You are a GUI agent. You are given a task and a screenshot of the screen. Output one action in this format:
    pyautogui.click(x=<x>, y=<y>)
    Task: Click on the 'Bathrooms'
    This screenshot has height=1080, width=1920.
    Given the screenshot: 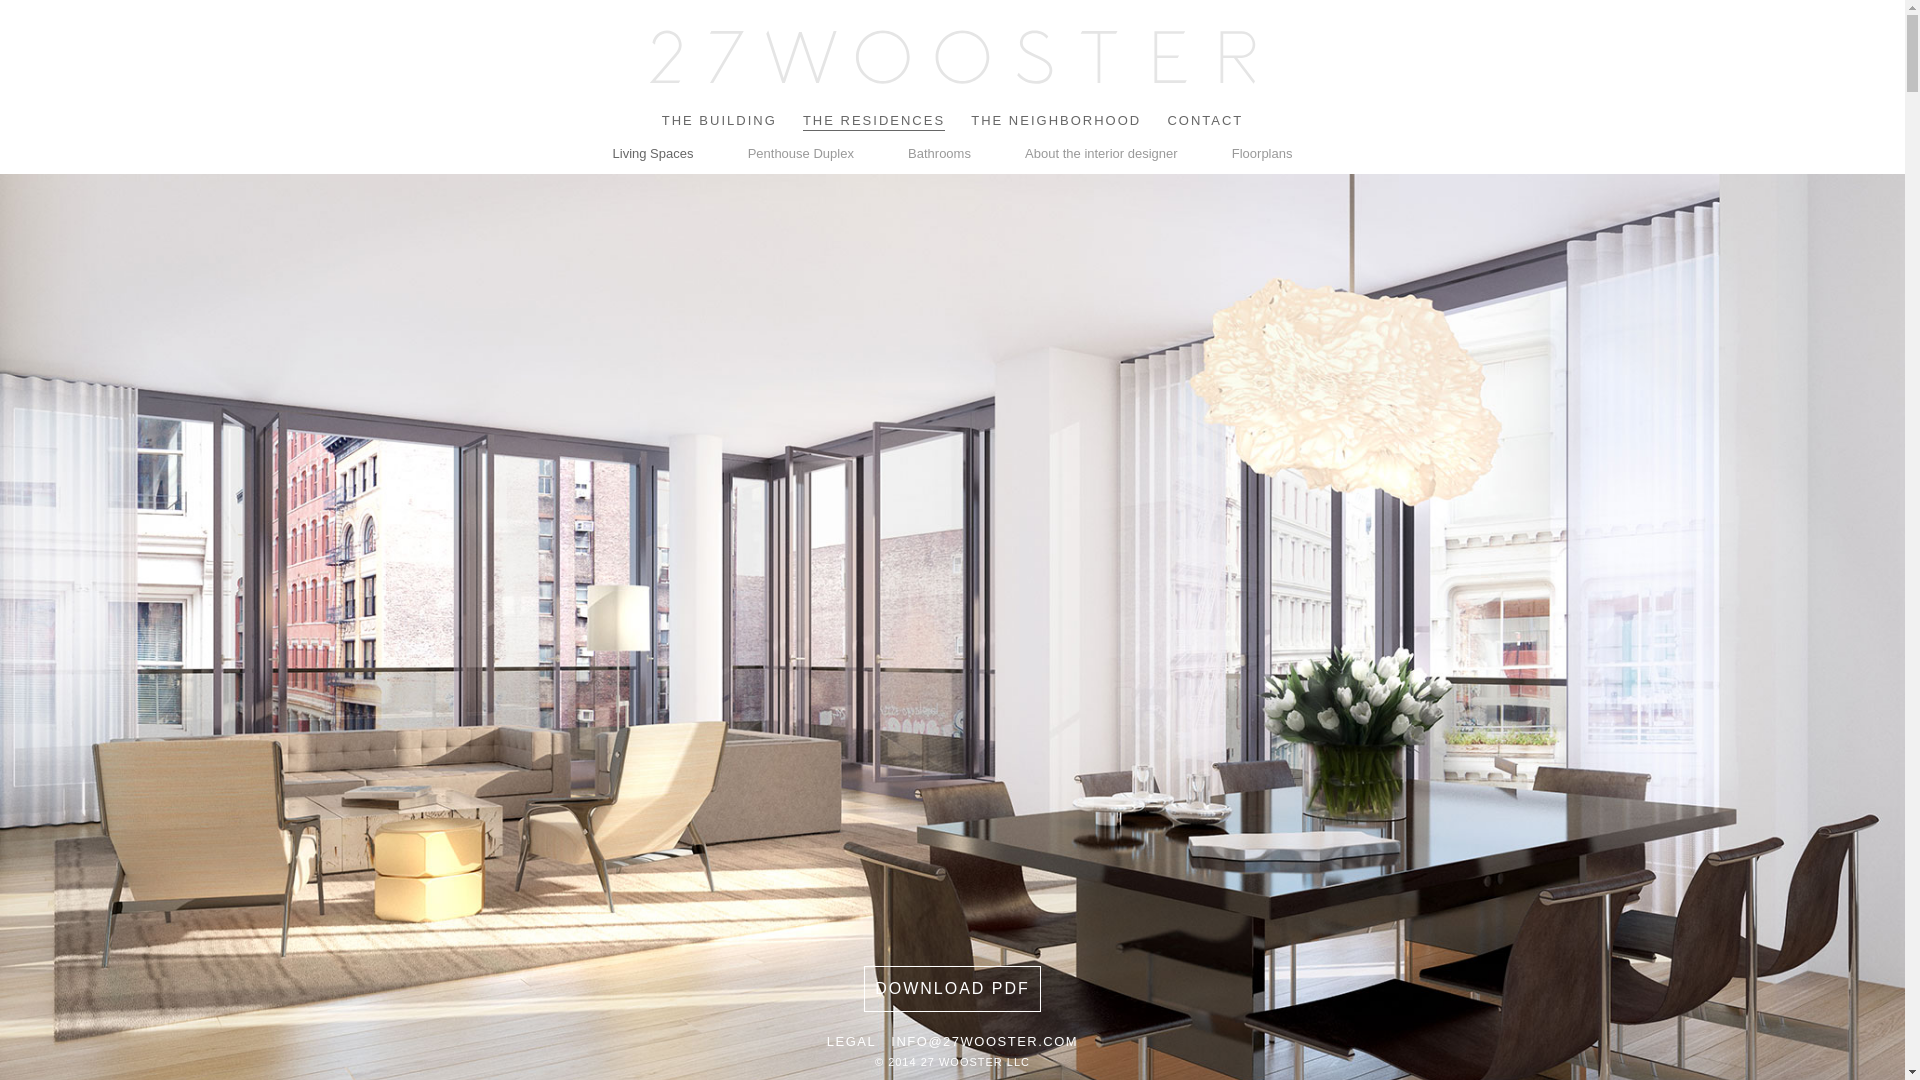 What is the action you would take?
    pyautogui.click(x=938, y=152)
    